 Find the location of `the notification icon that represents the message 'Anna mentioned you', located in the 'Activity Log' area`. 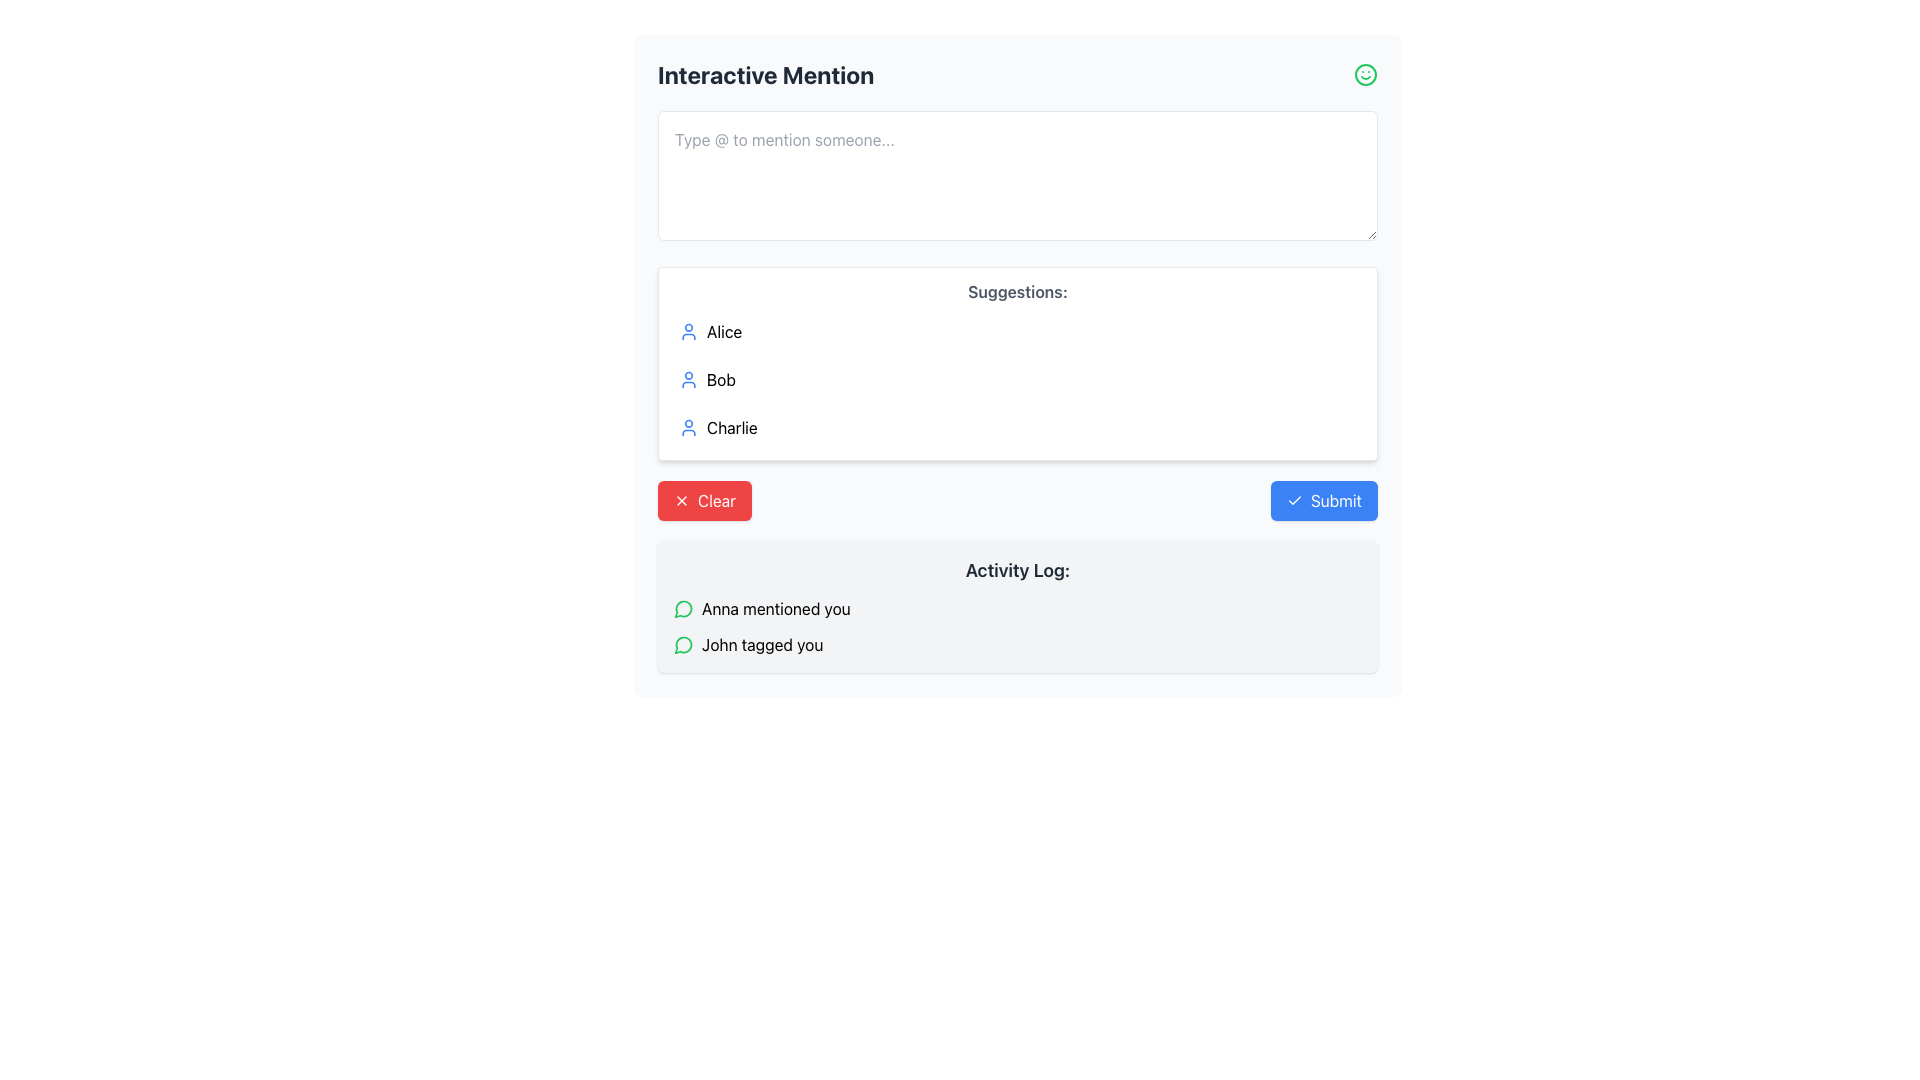

the notification icon that represents the message 'Anna mentioned you', located in the 'Activity Log' area is located at coordinates (684, 608).